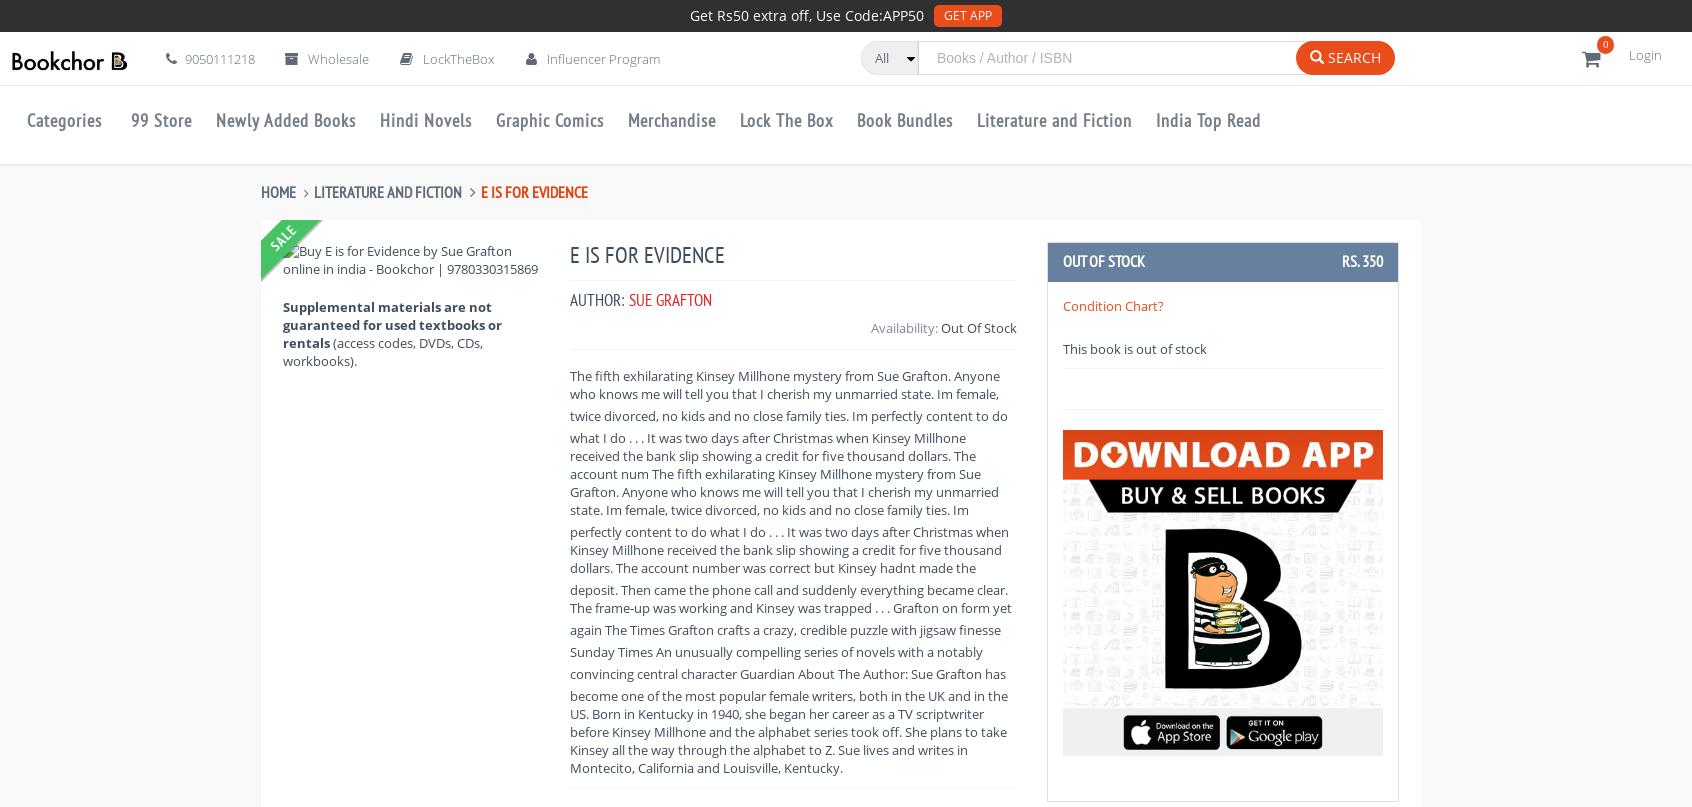  What do you see at coordinates (786, 119) in the screenshot?
I see `'Lock The Box'` at bounding box center [786, 119].